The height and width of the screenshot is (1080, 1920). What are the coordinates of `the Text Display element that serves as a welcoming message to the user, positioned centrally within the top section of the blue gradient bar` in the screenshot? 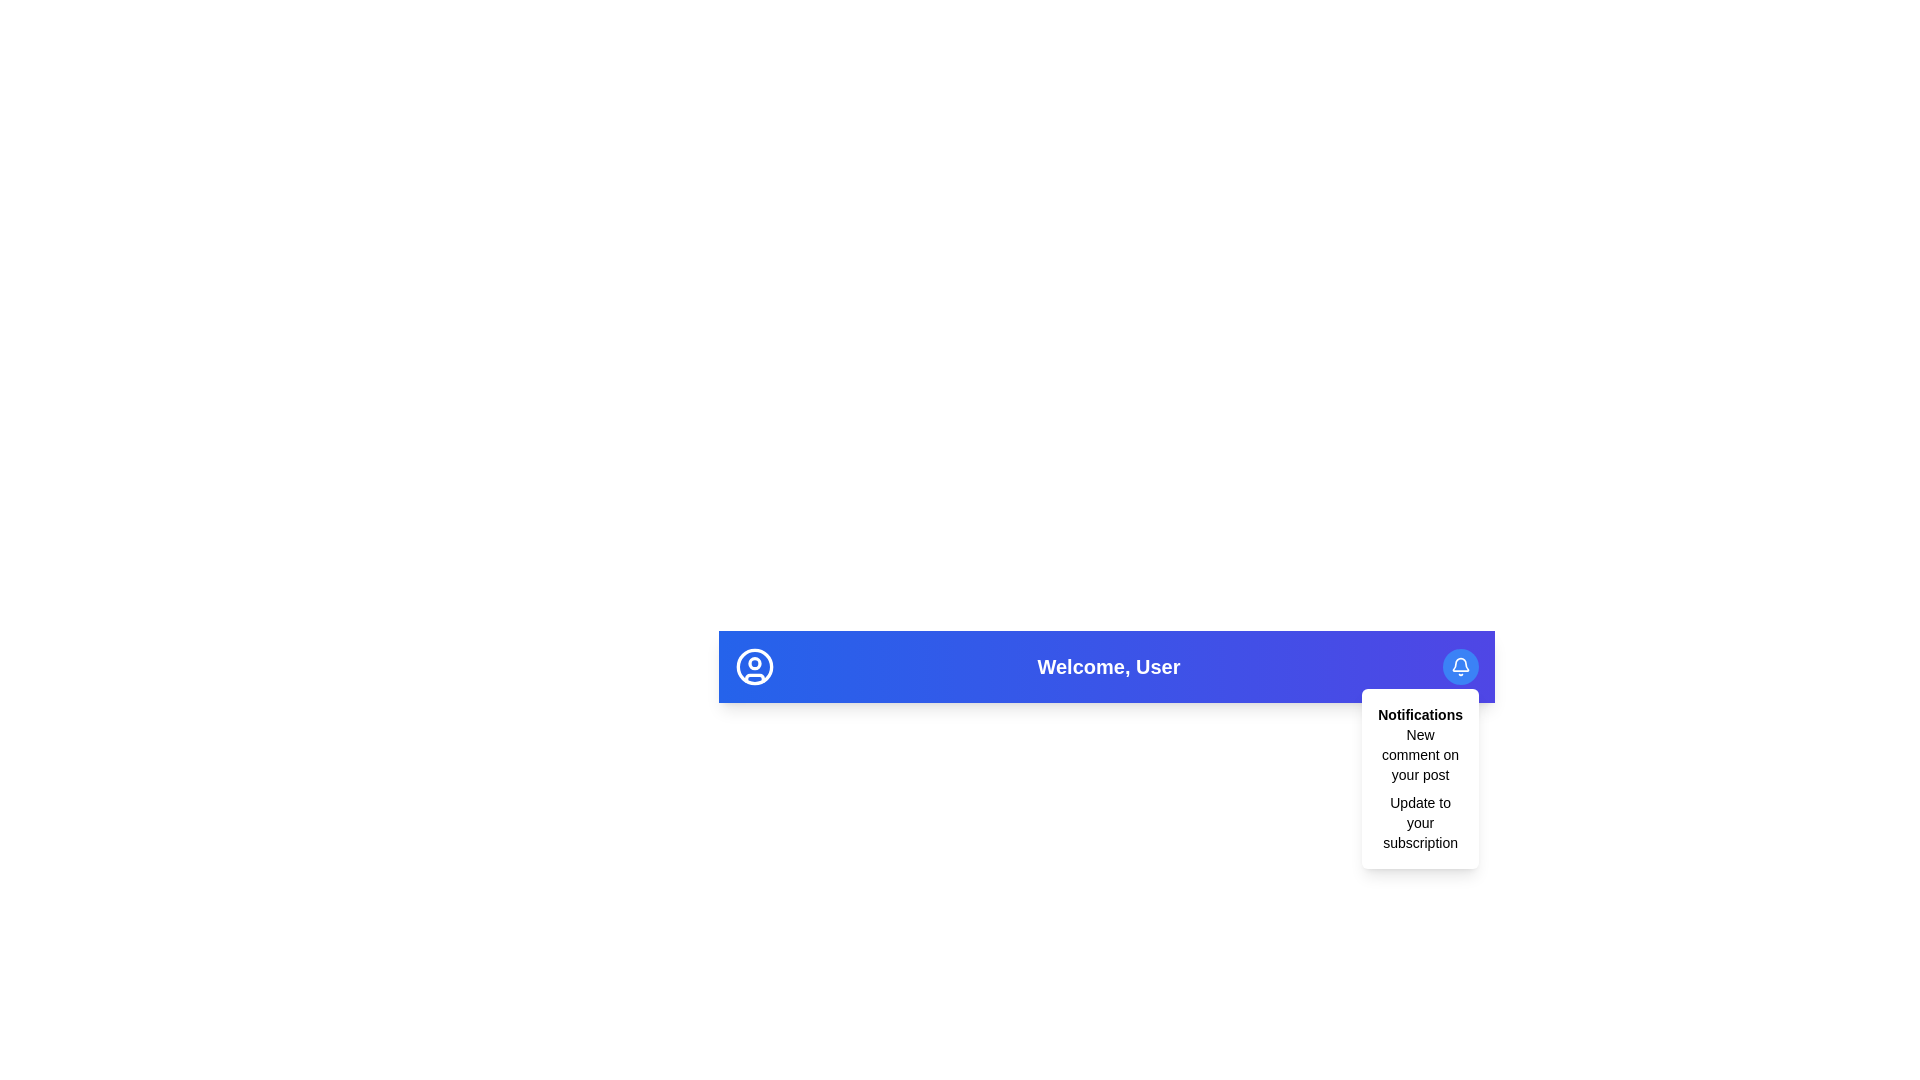 It's located at (1106, 667).